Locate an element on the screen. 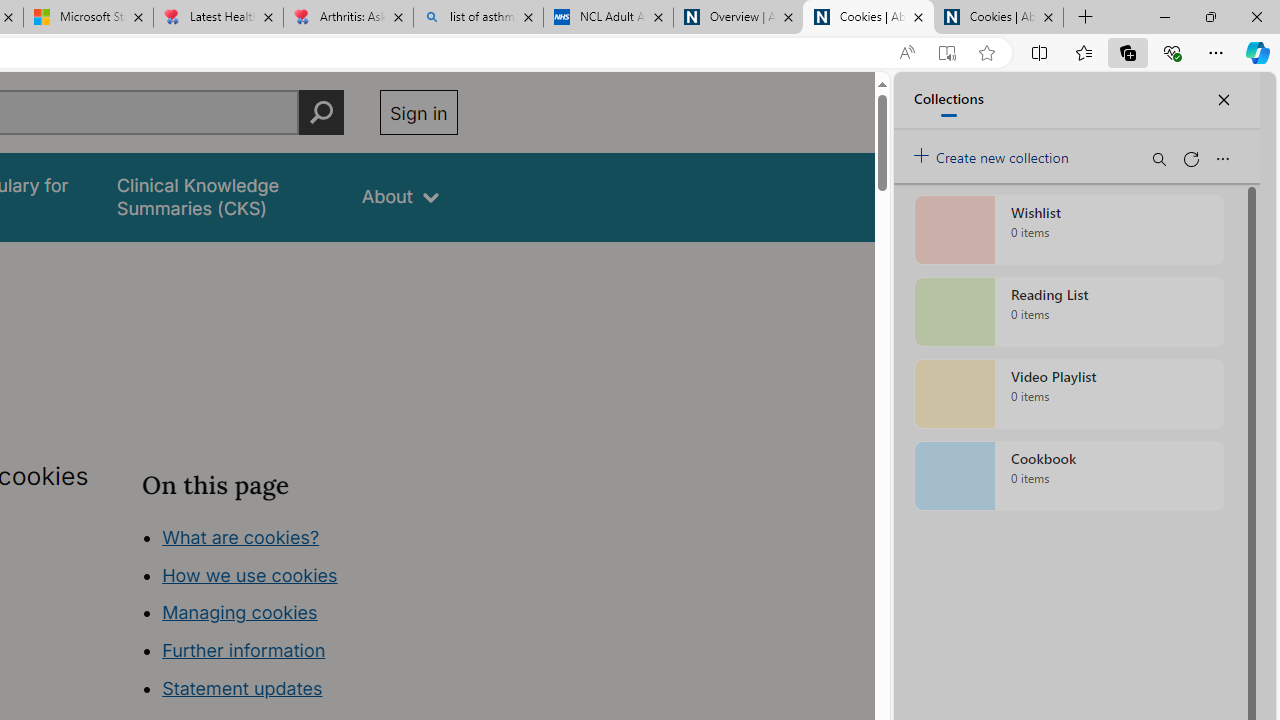  'Minimize' is located at coordinates (1164, 16).